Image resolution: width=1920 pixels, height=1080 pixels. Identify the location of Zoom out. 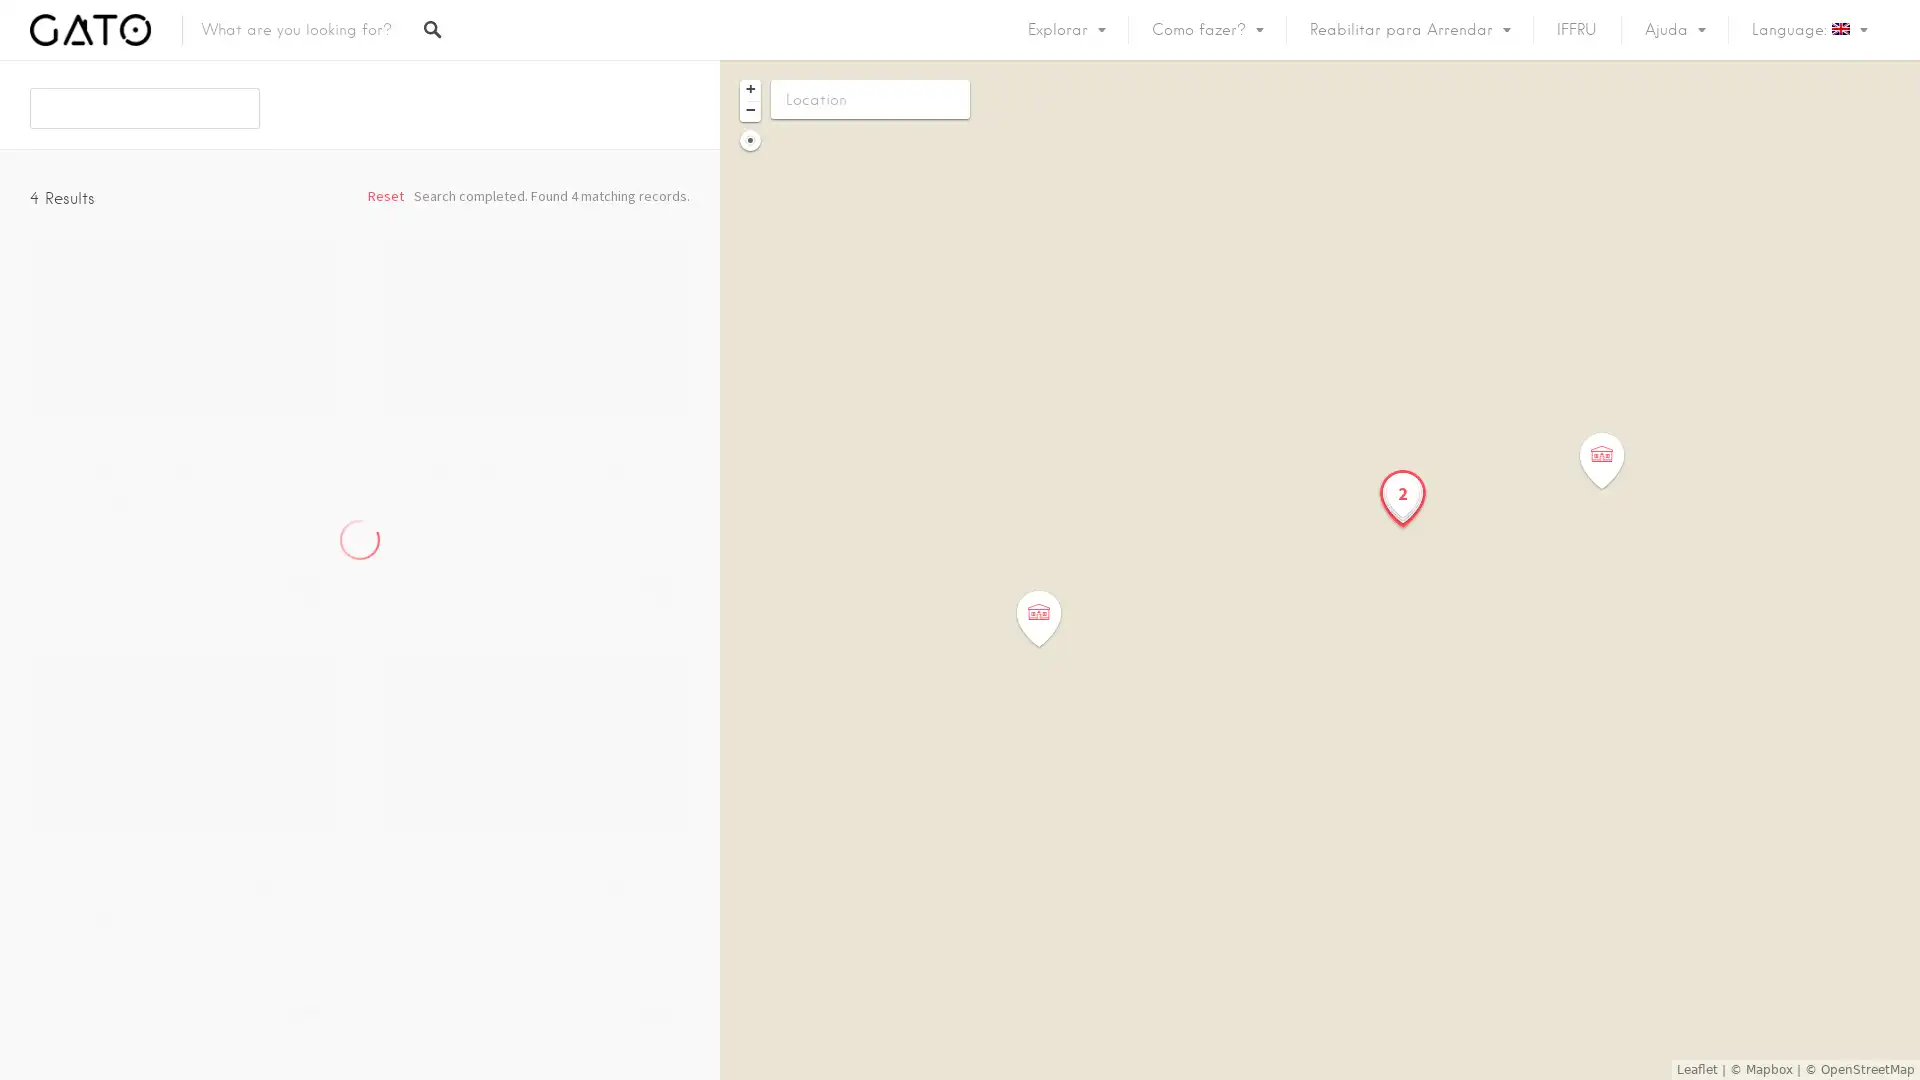
(749, 111).